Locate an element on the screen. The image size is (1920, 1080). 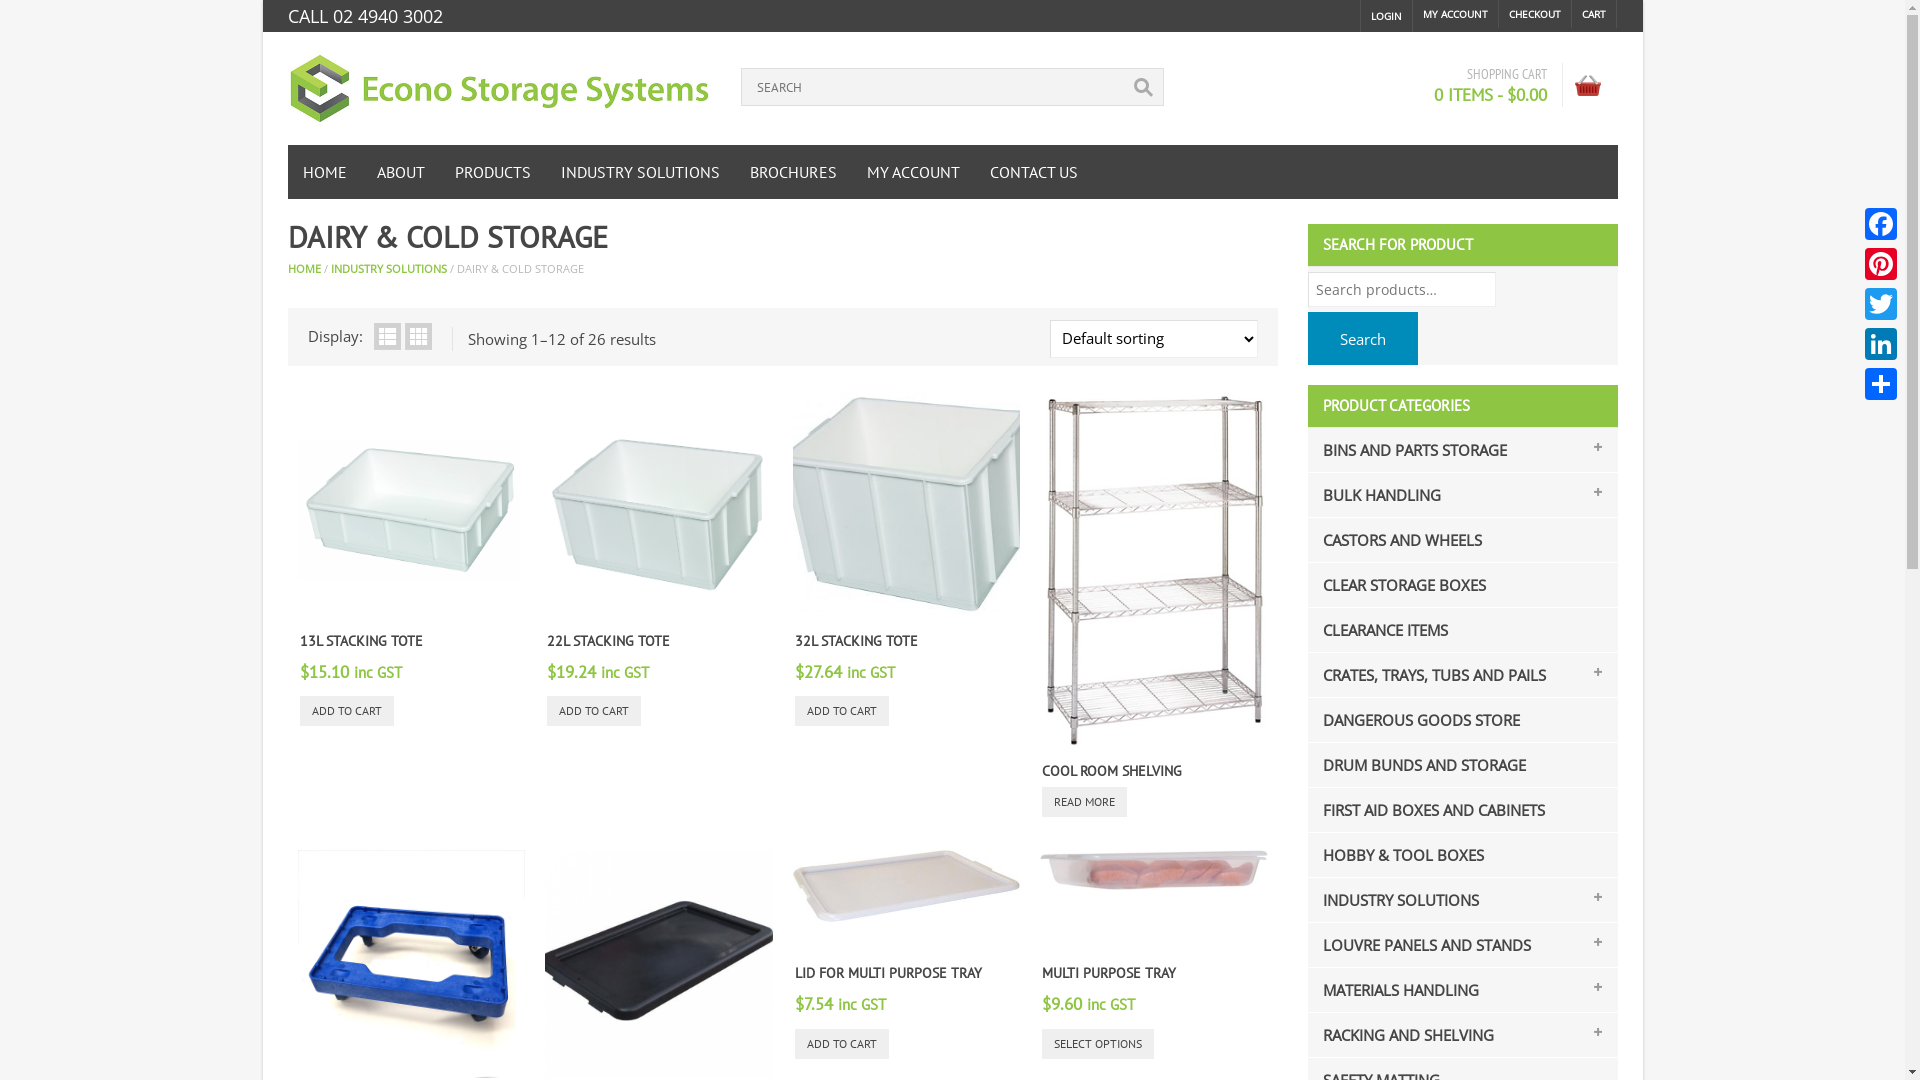
'LOGIN' is located at coordinates (1370, 15).